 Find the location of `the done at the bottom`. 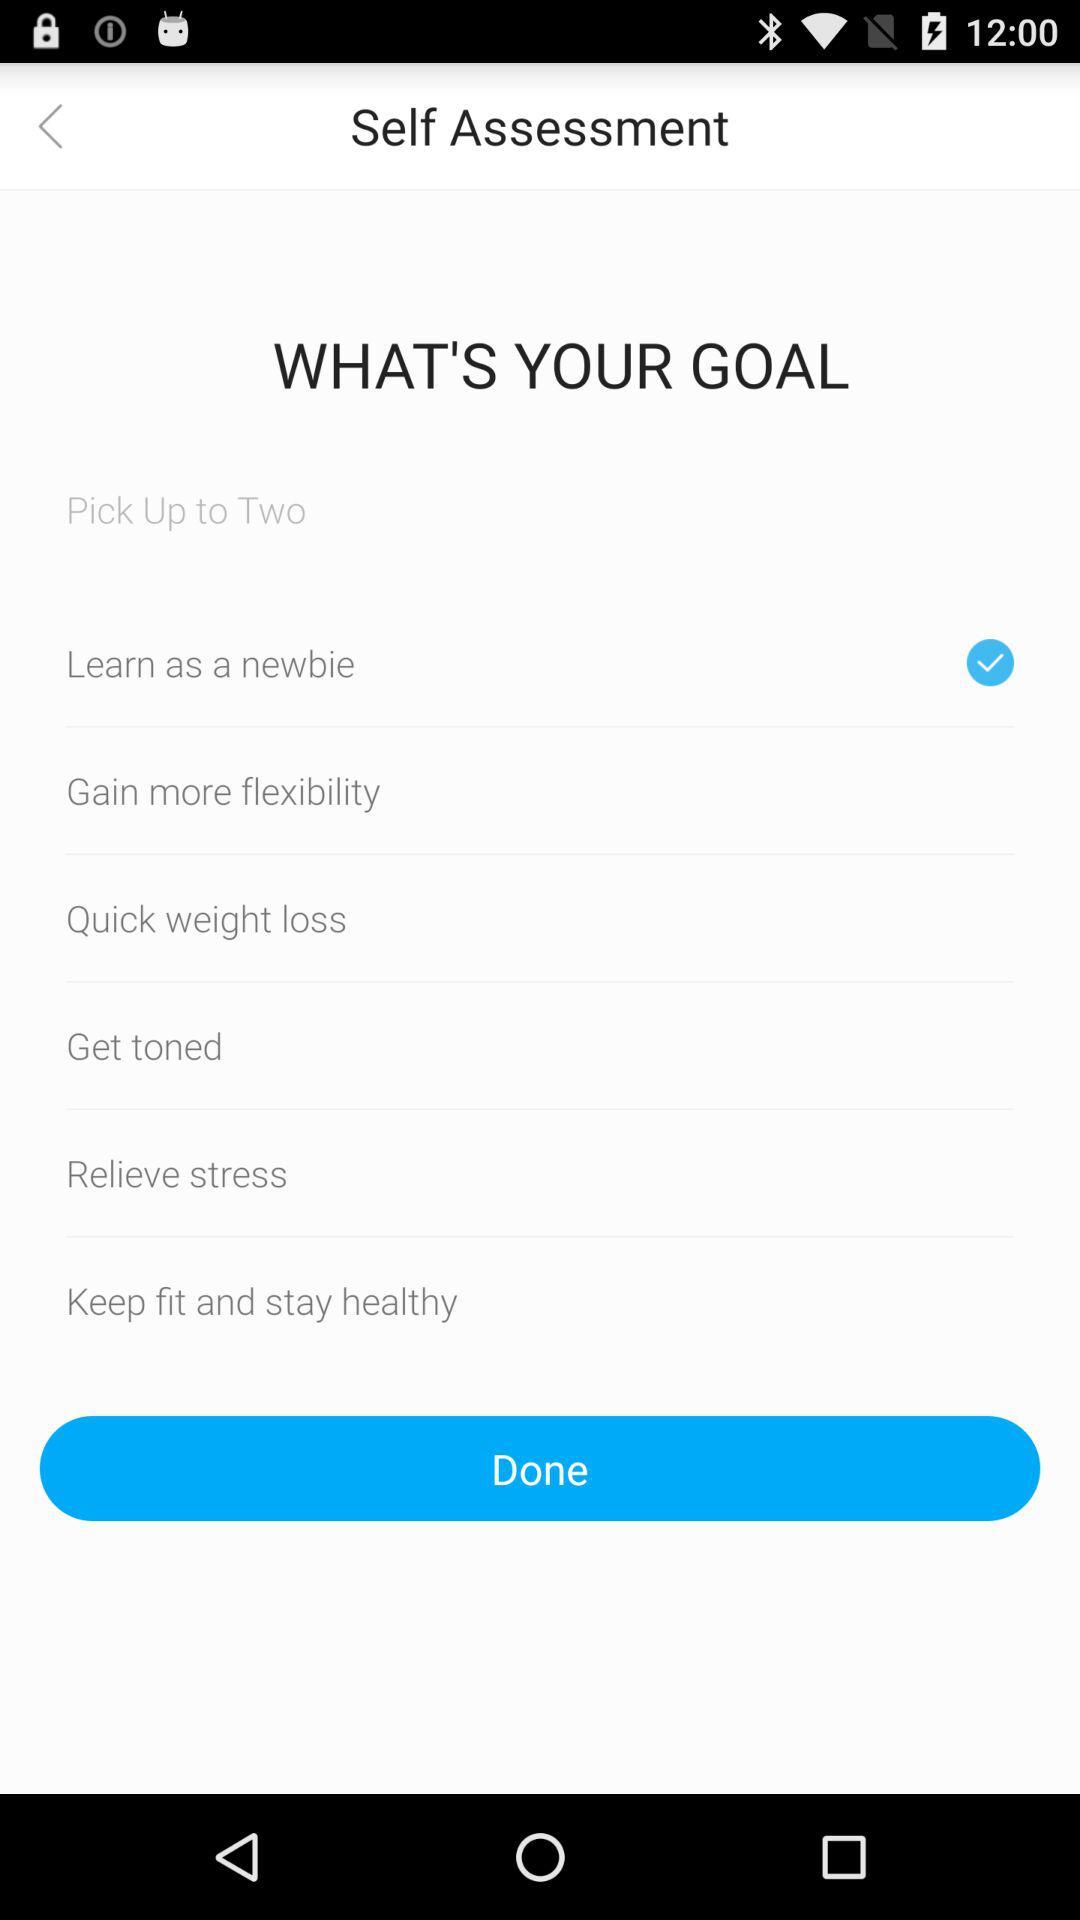

the done at the bottom is located at coordinates (540, 1468).